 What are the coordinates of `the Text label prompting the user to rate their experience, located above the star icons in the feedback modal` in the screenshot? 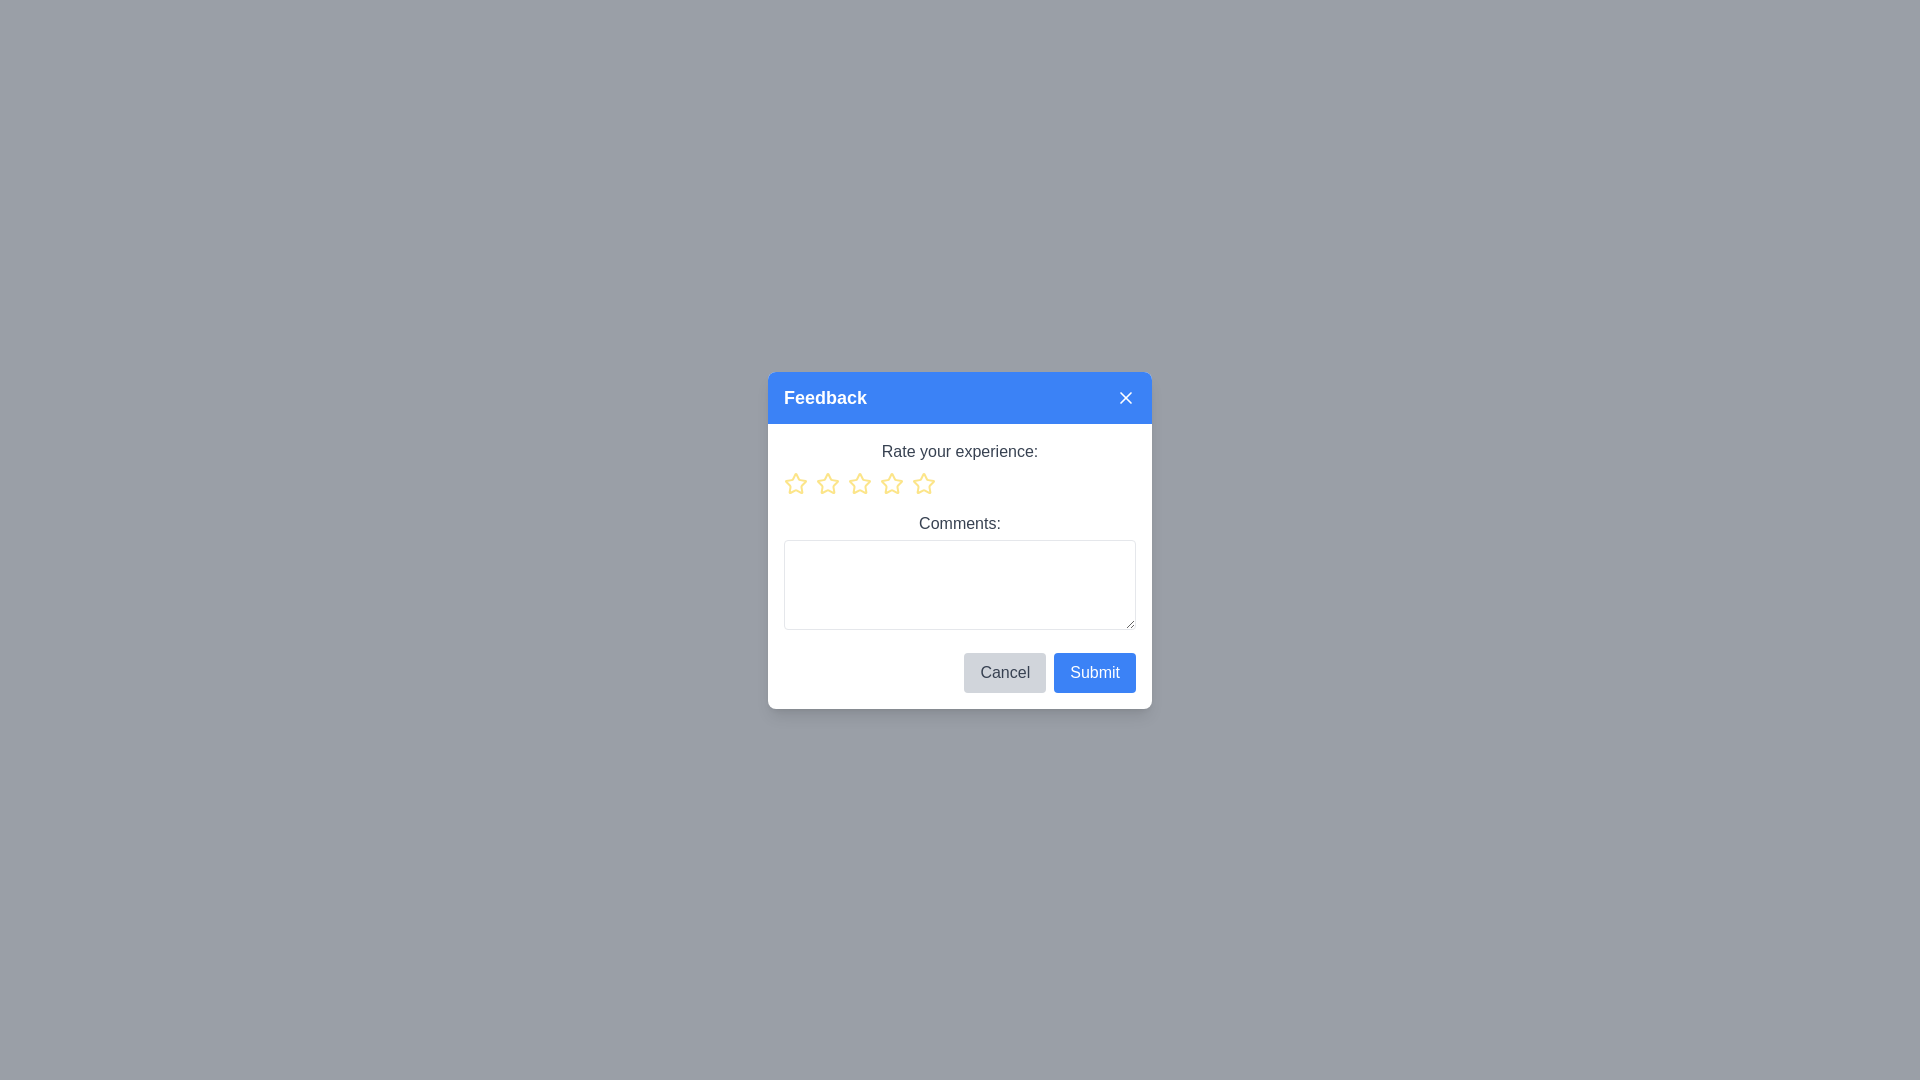 It's located at (960, 451).